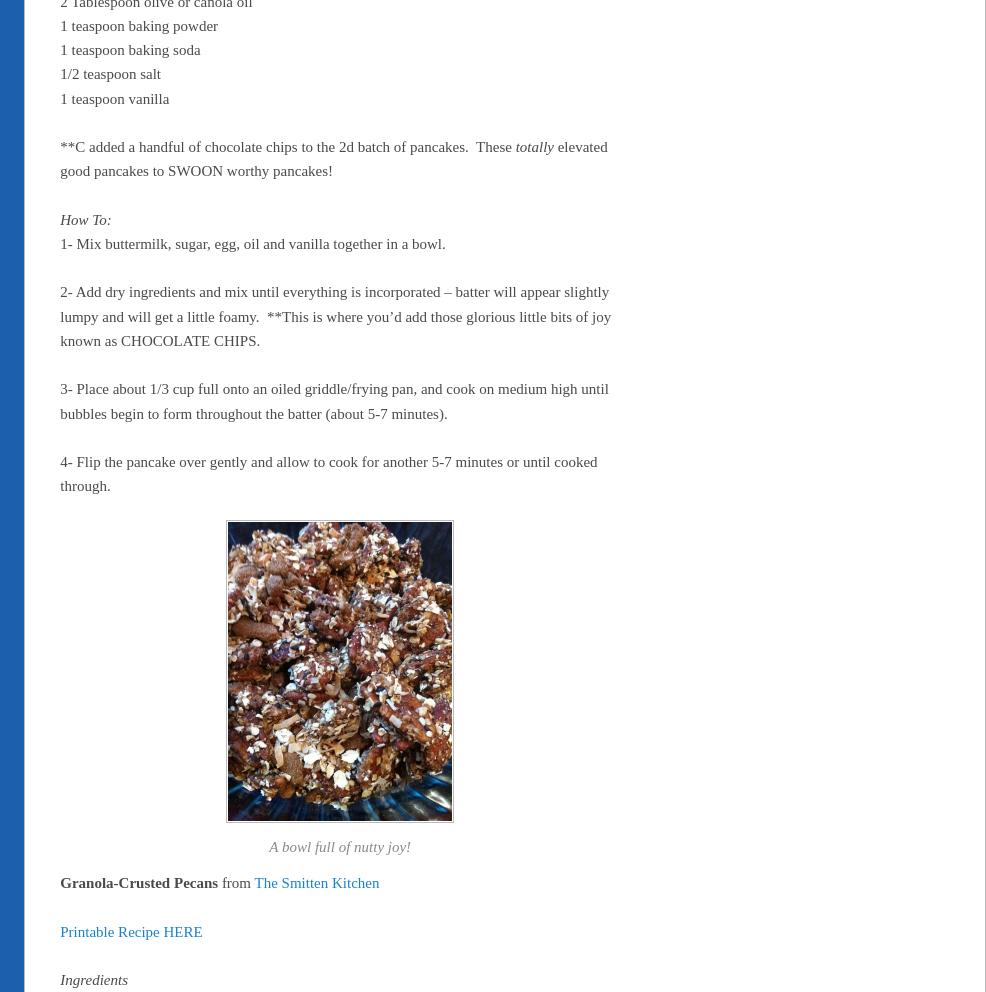 The image size is (986, 992). Describe the element at coordinates (59, 929) in the screenshot. I see `'Printable Recipe HERE'` at that location.